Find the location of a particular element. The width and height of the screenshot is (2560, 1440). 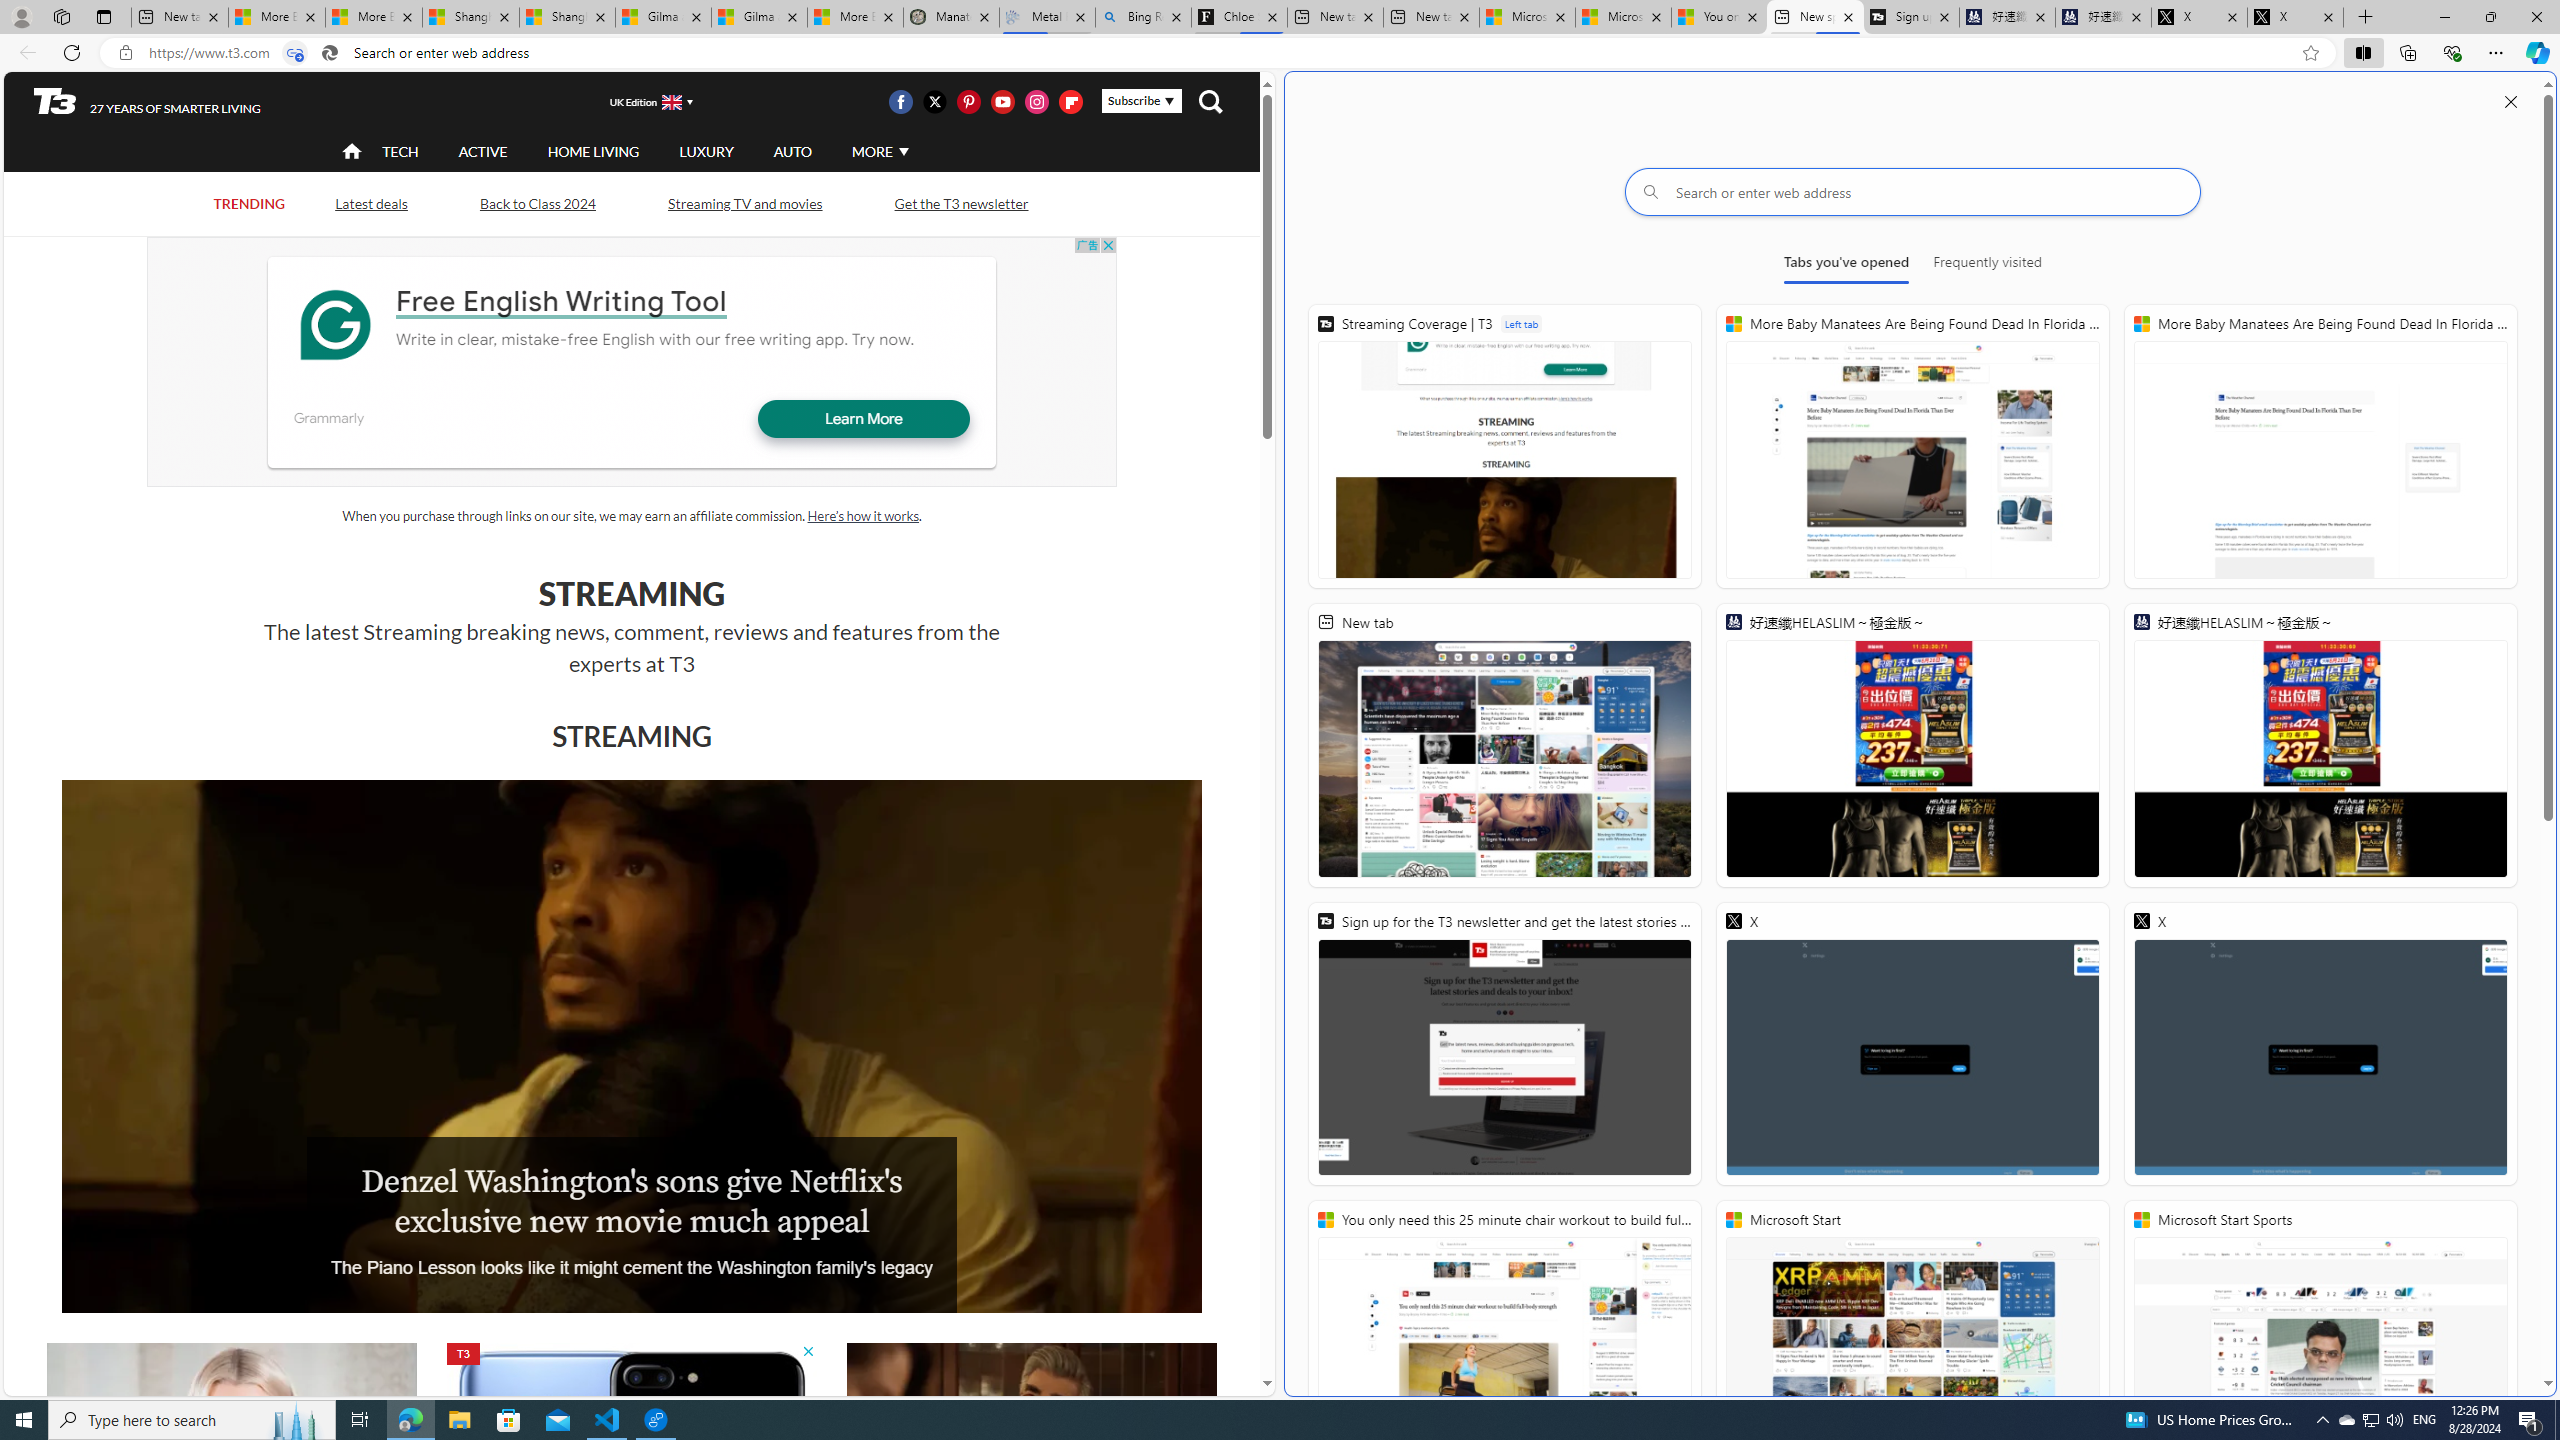

'Tabs in split screen' is located at coordinates (293, 53).